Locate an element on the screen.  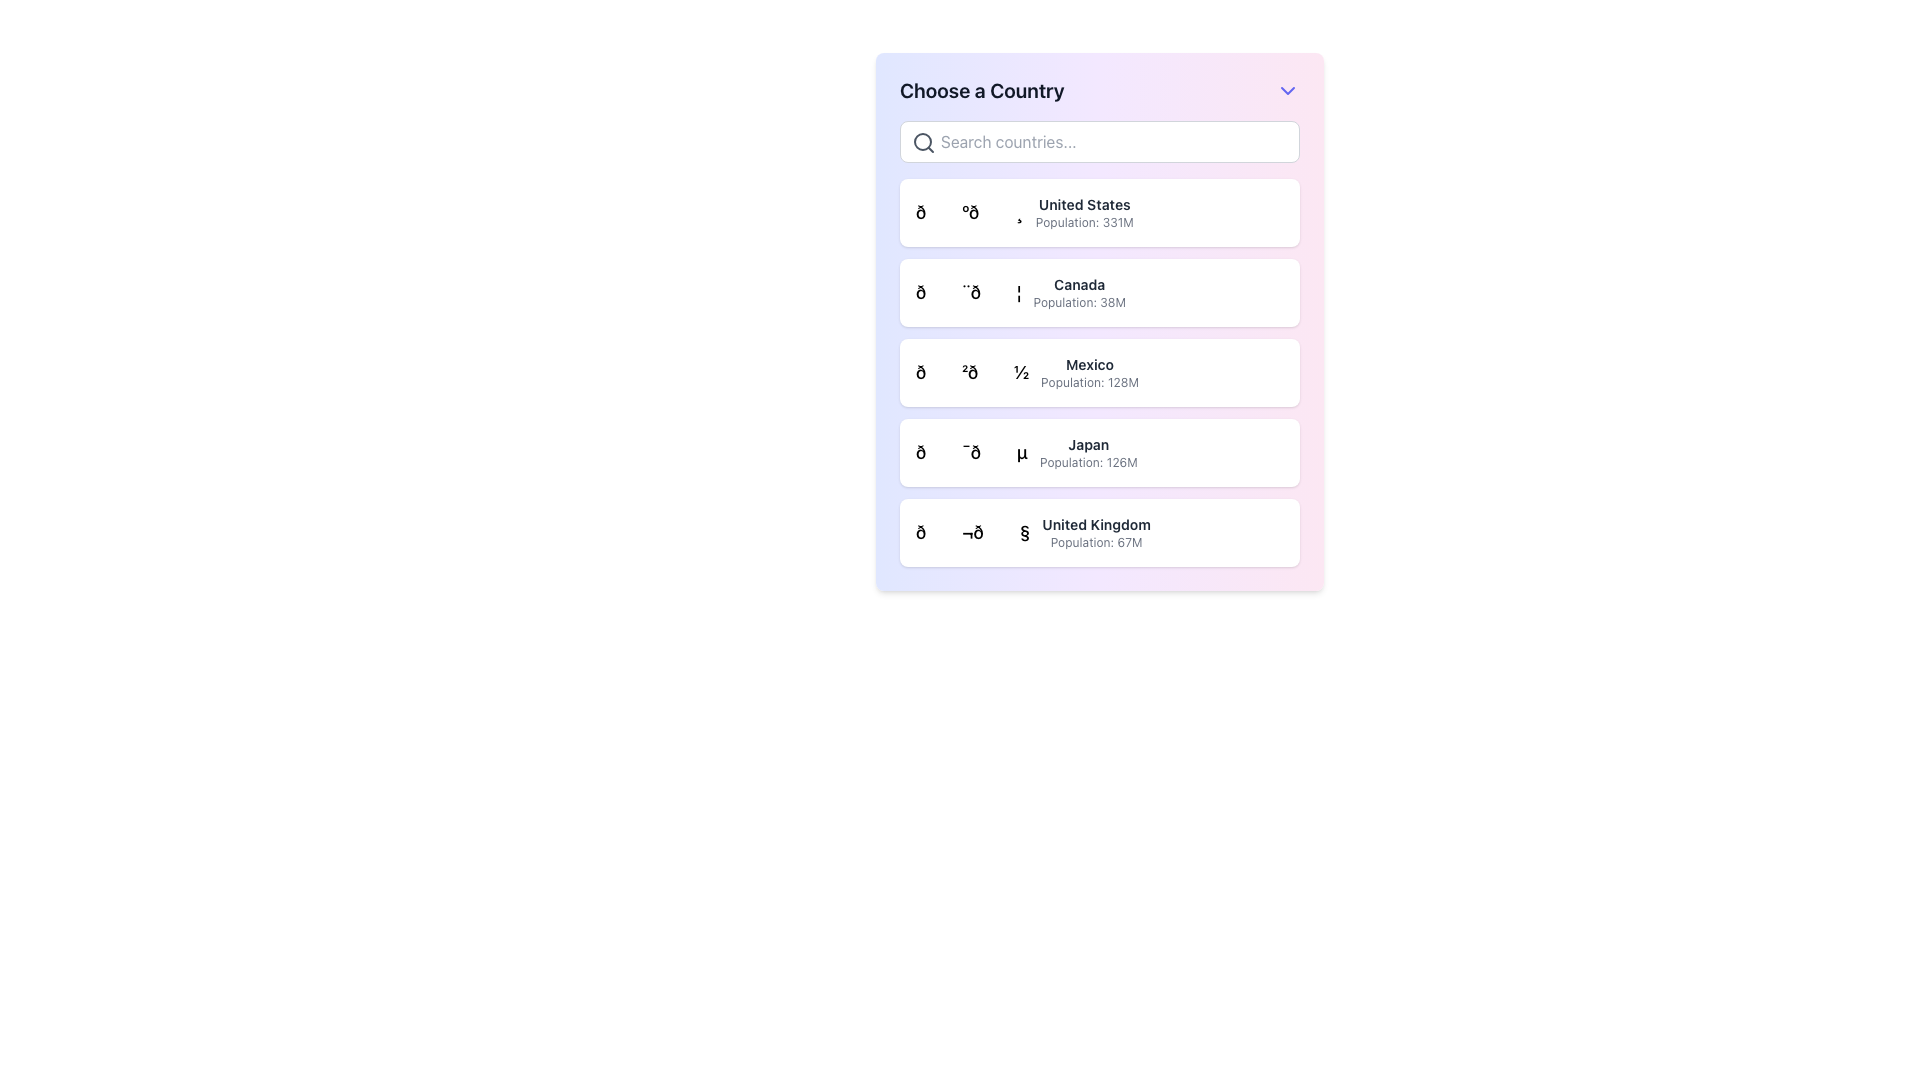
the list item for 'Mexico' in the 'Choose a Country' card is located at coordinates (1098, 373).